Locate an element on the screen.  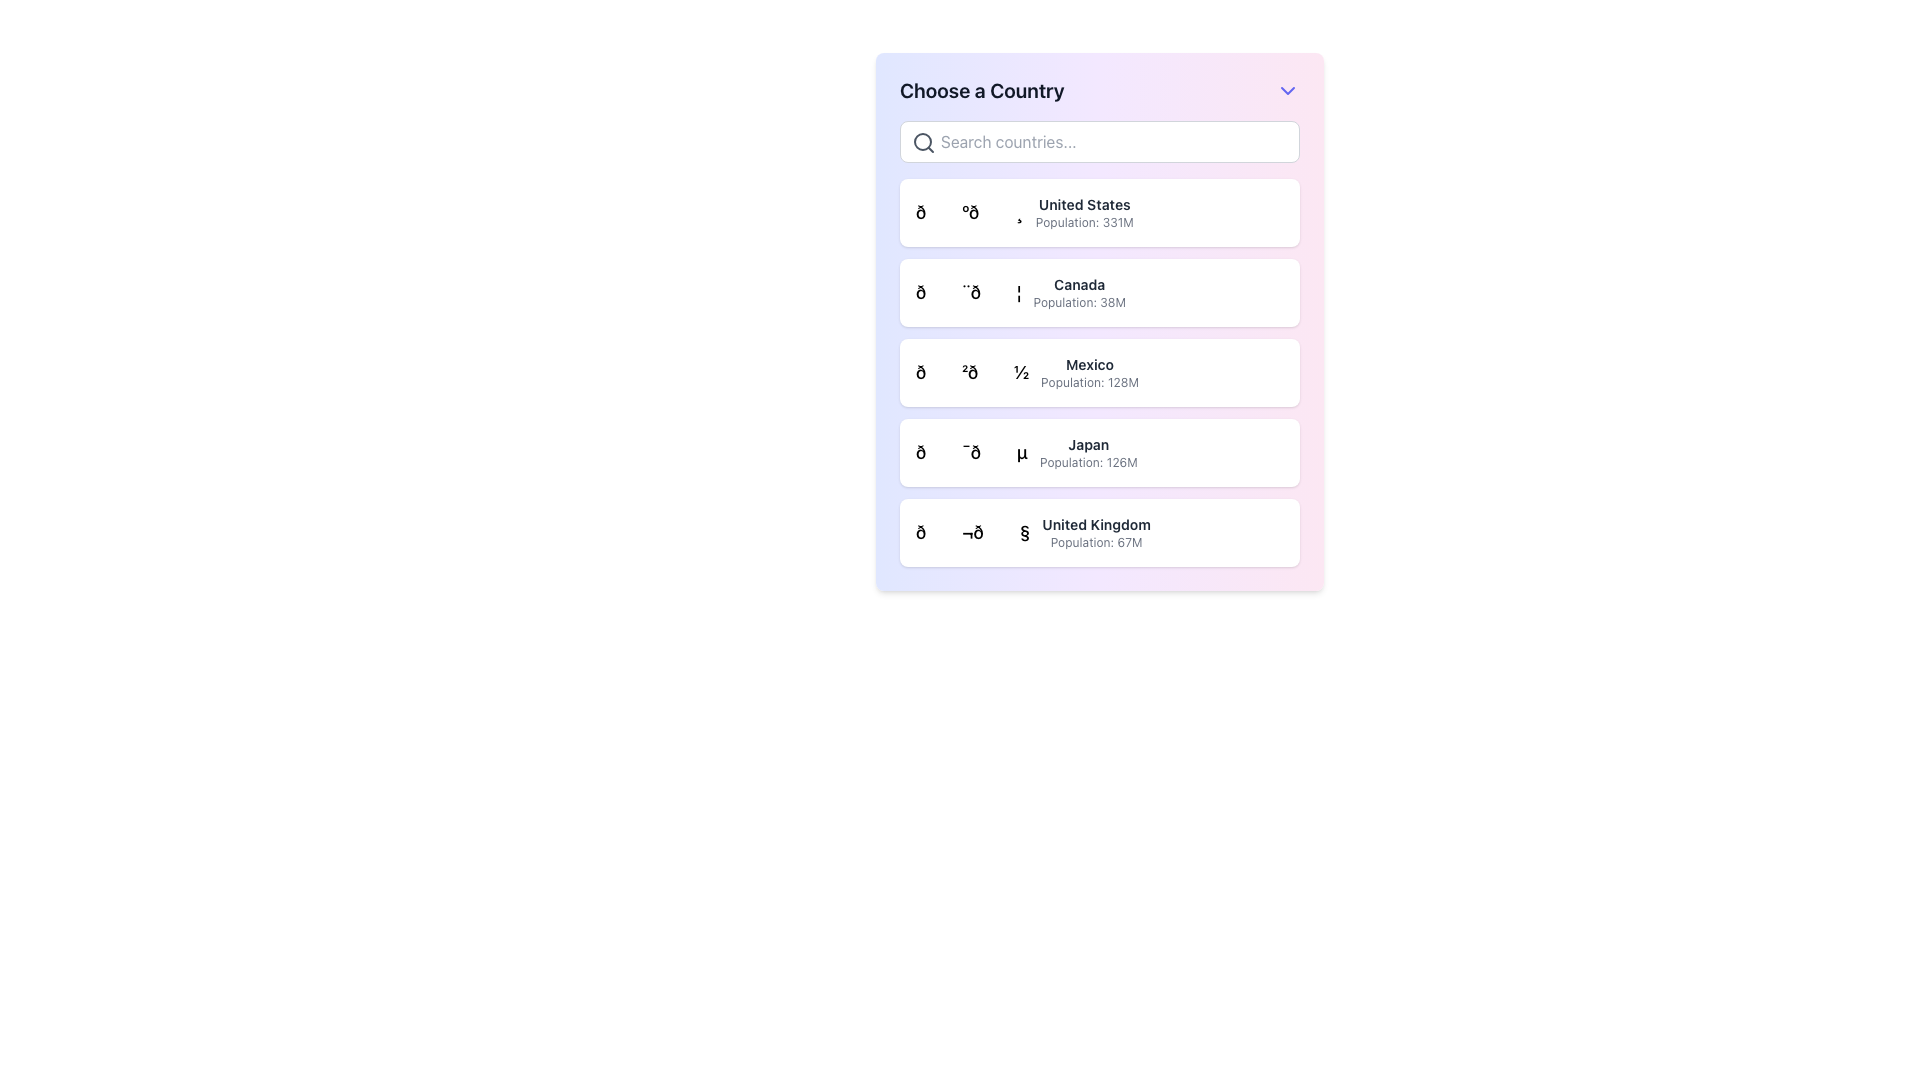
the list item for 'Mexico' in the 'Choose a Country' card is located at coordinates (1098, 373).